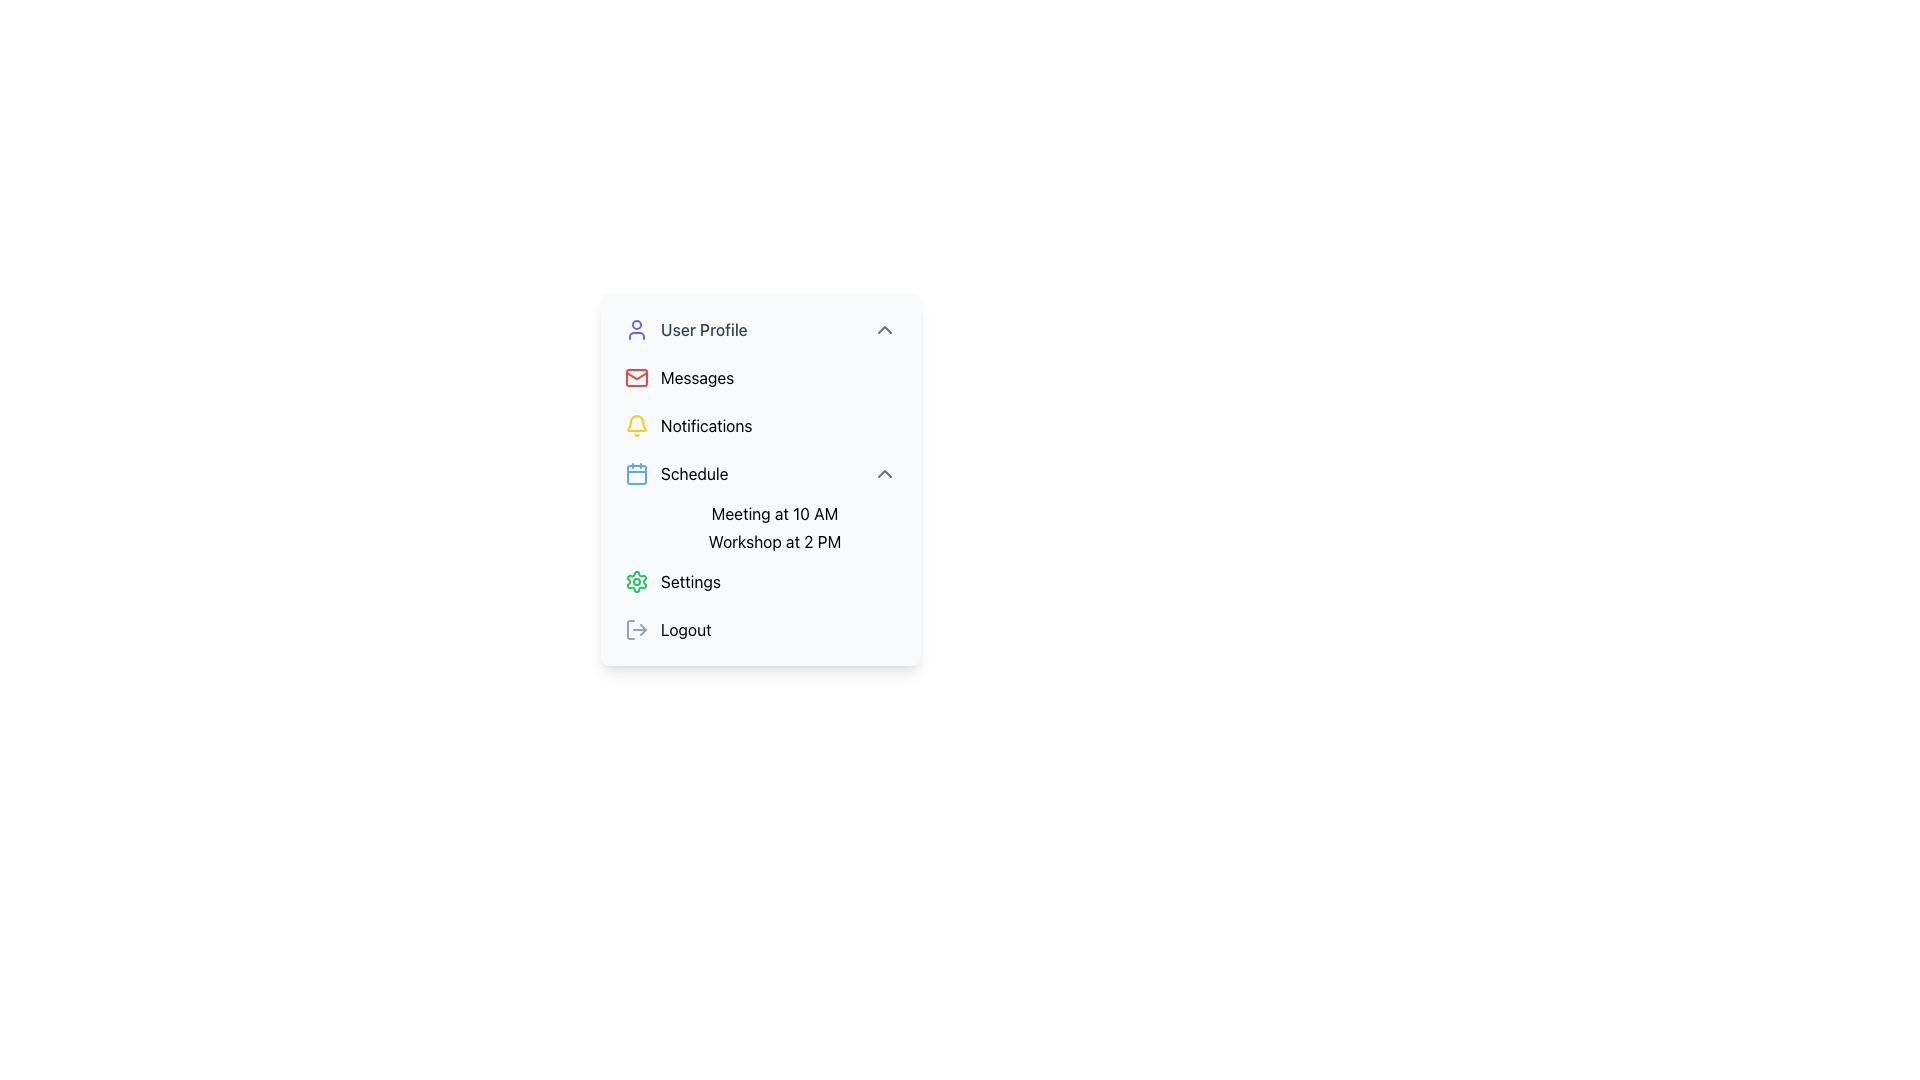 The width and height of the screenshot is (1920, 1080). What do you see at coordinates (694, 474) in the screenshot?
I see `text label 'Schedule' which is the fourth item in the vertical menu layout, positioned next to a blue calendar icon` at bounding box center [694, 474].